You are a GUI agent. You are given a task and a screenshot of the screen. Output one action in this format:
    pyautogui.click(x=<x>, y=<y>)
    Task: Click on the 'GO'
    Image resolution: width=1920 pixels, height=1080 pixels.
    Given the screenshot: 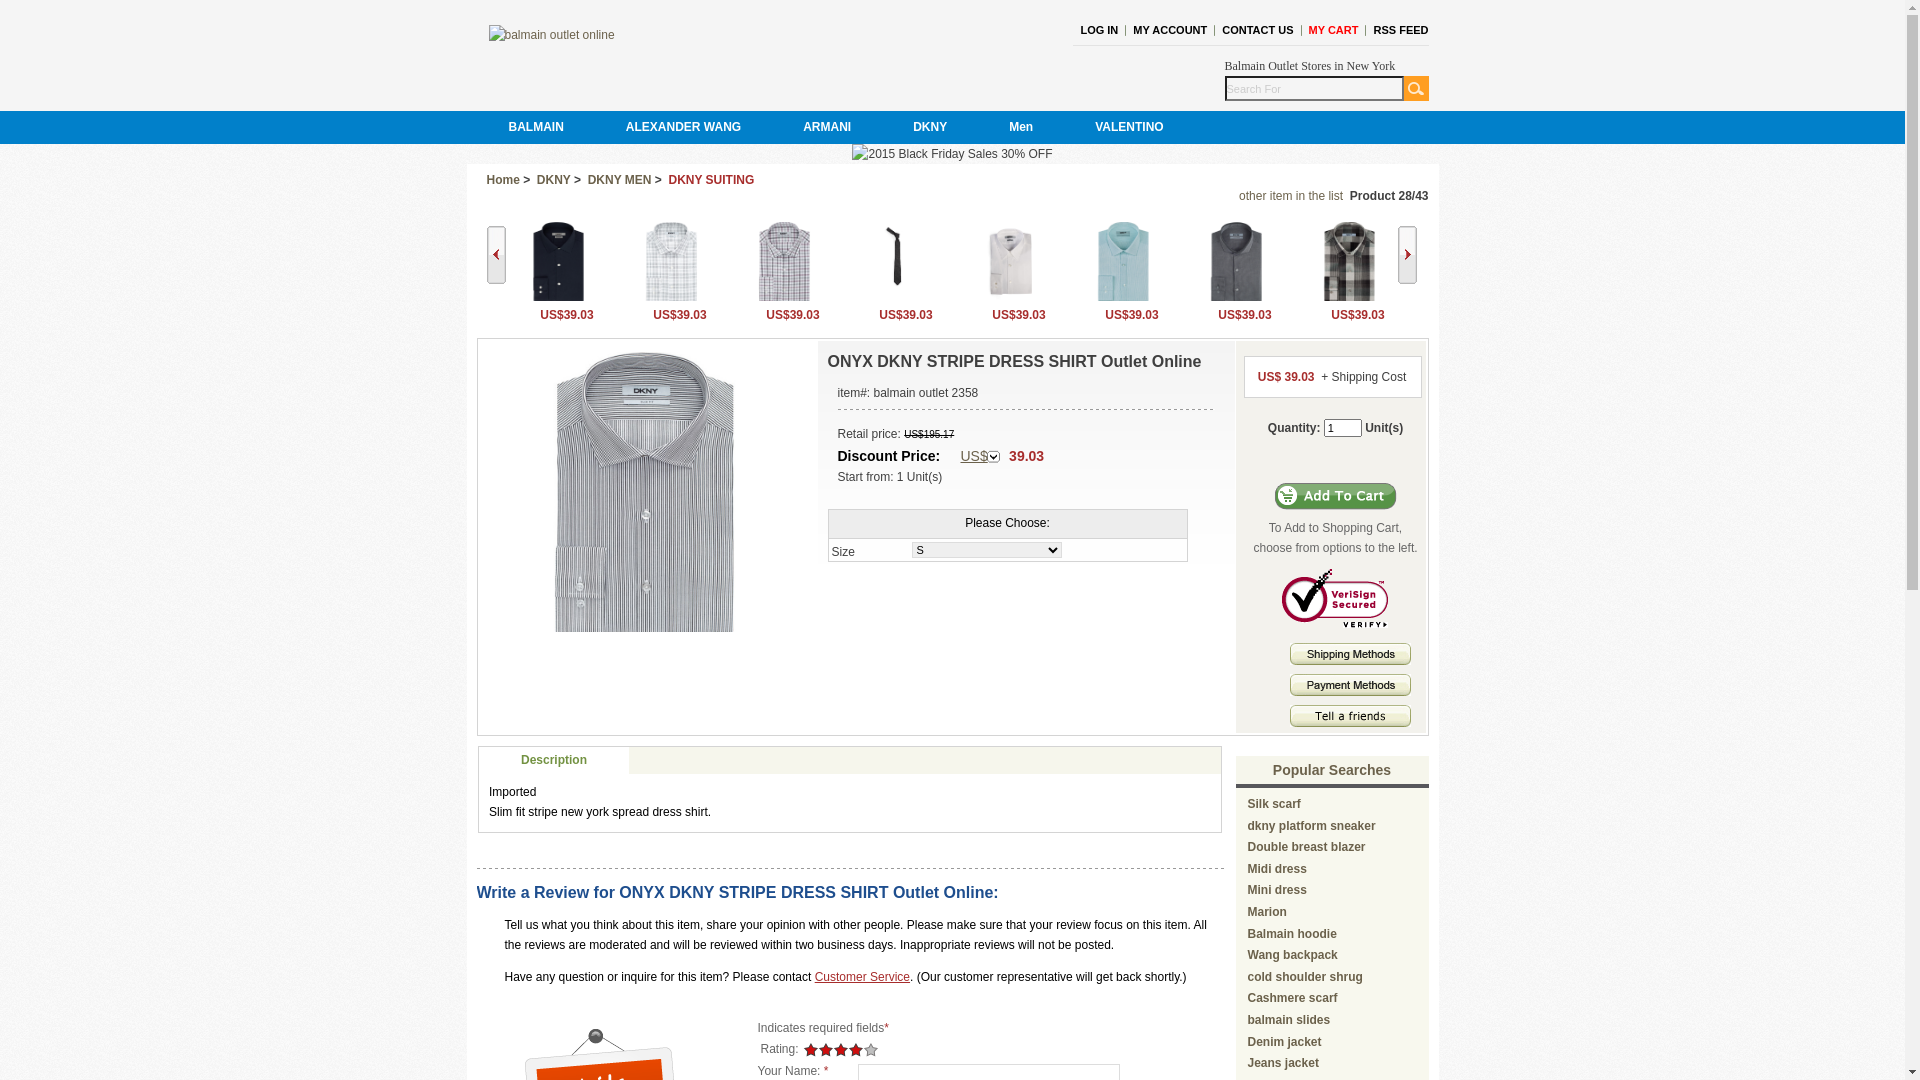 What is the action you would take?
    pyautogui.click(x=1415, y=87)
    